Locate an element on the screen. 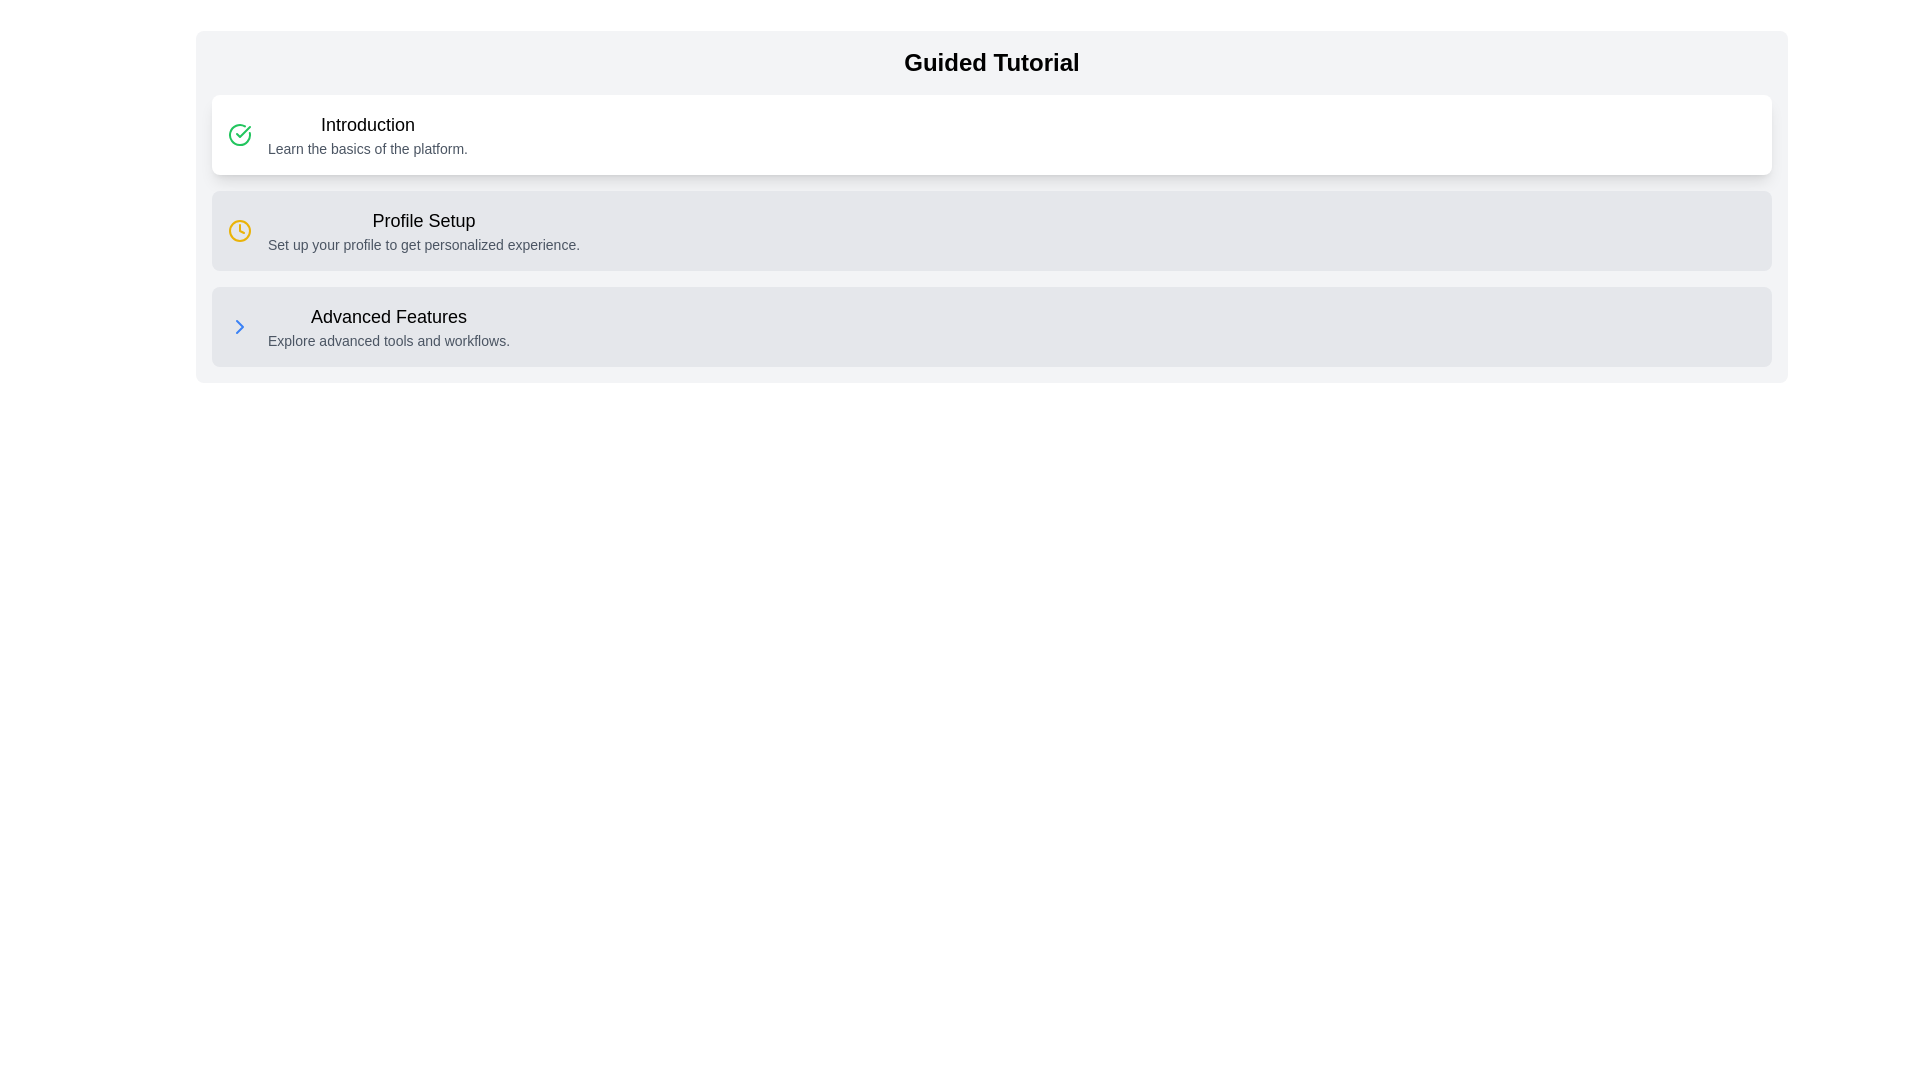  the descriptive text 'Explore advanced tools and workflows.' located under the 'Advanced Features' section is located at coordinates (388, 339).